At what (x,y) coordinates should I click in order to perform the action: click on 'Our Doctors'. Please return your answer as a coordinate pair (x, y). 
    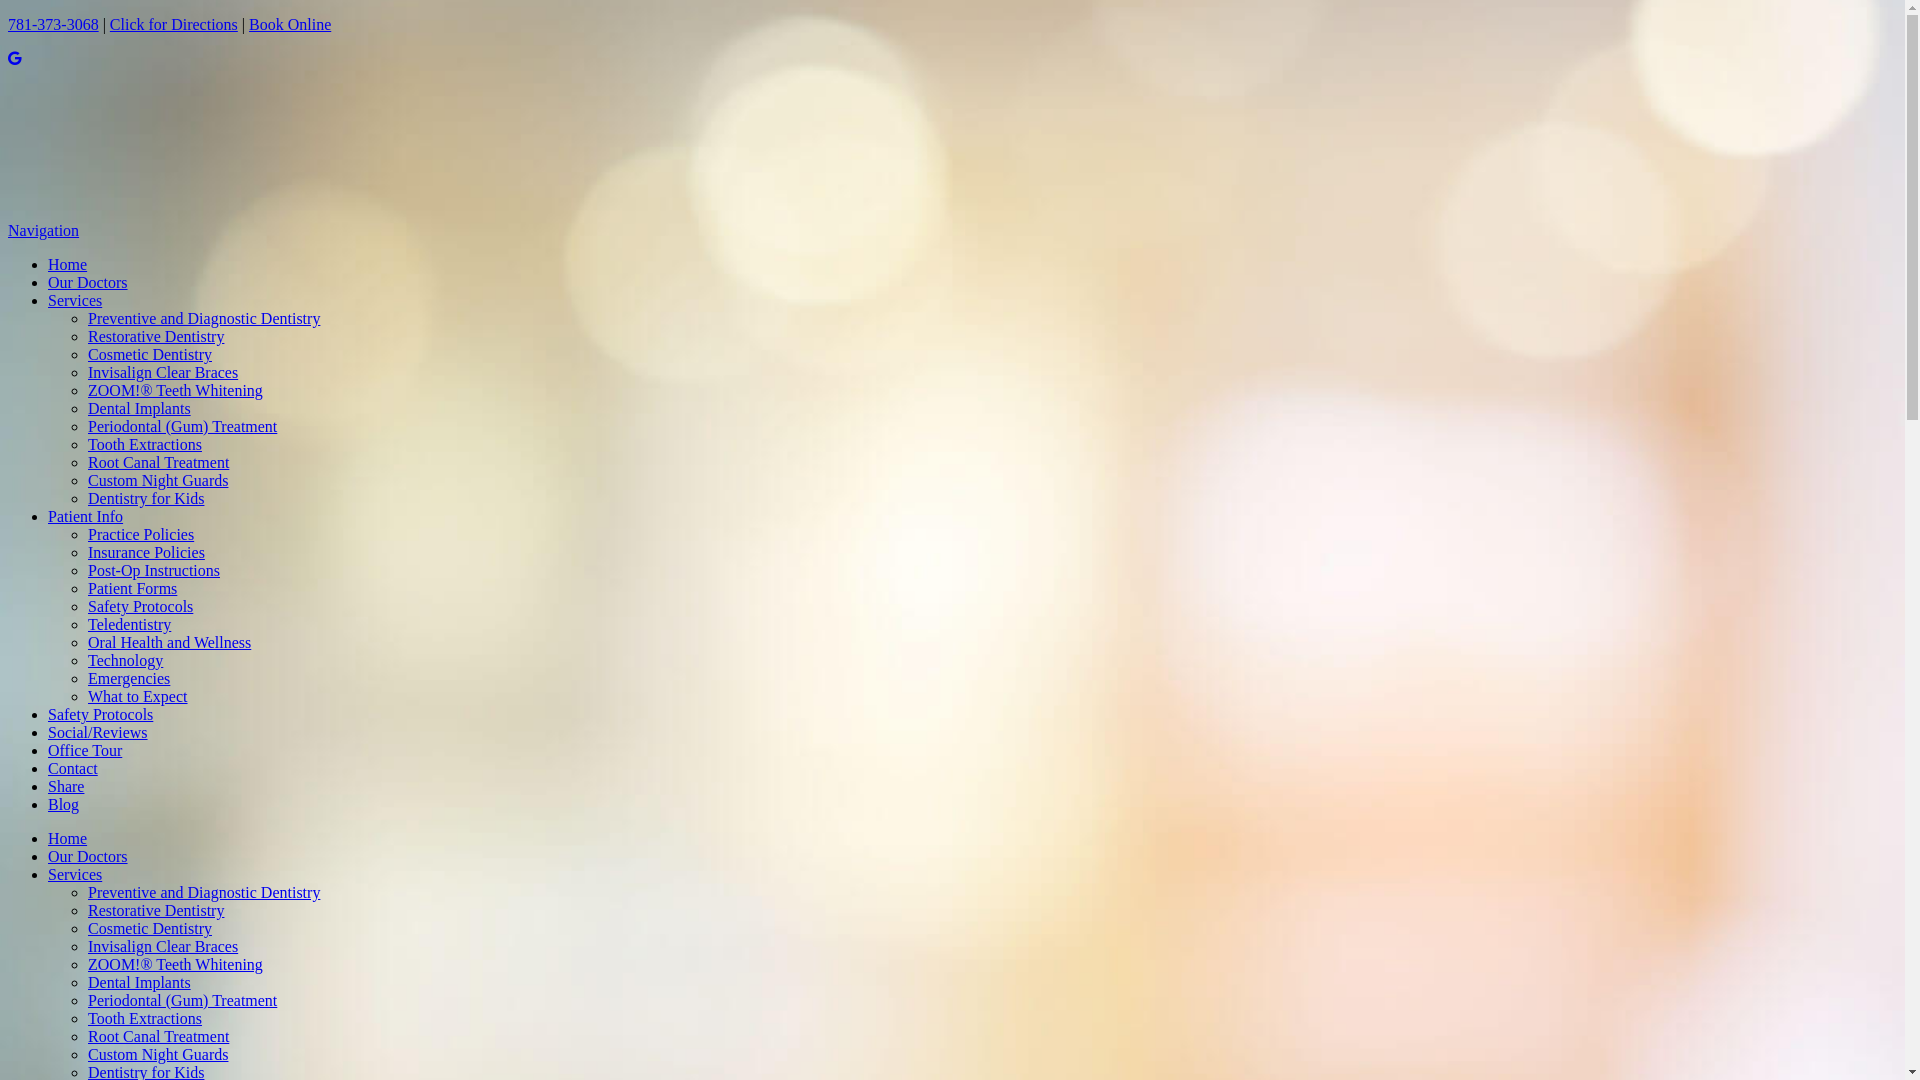
    Looking at the image, I should click on (86, 855).